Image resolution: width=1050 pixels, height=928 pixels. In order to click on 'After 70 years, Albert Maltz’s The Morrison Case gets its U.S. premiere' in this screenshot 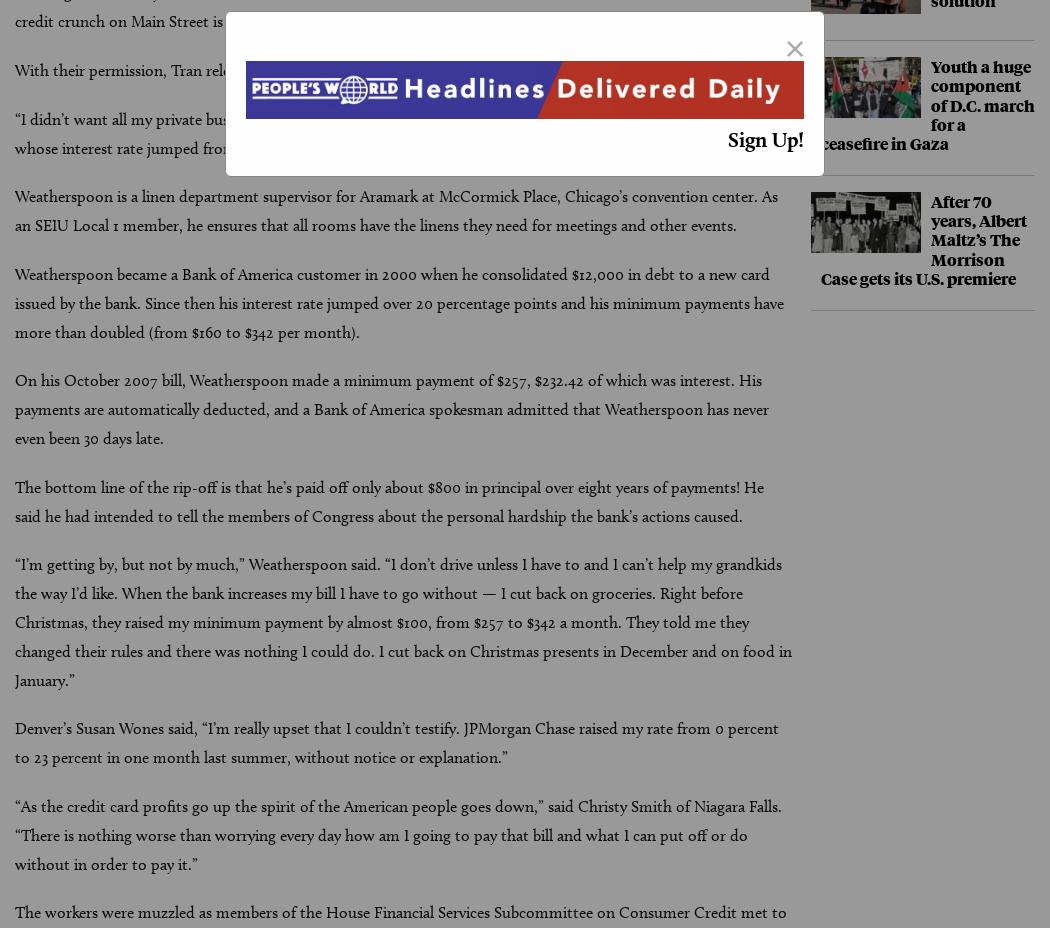, I will do `click(922, 238)`.